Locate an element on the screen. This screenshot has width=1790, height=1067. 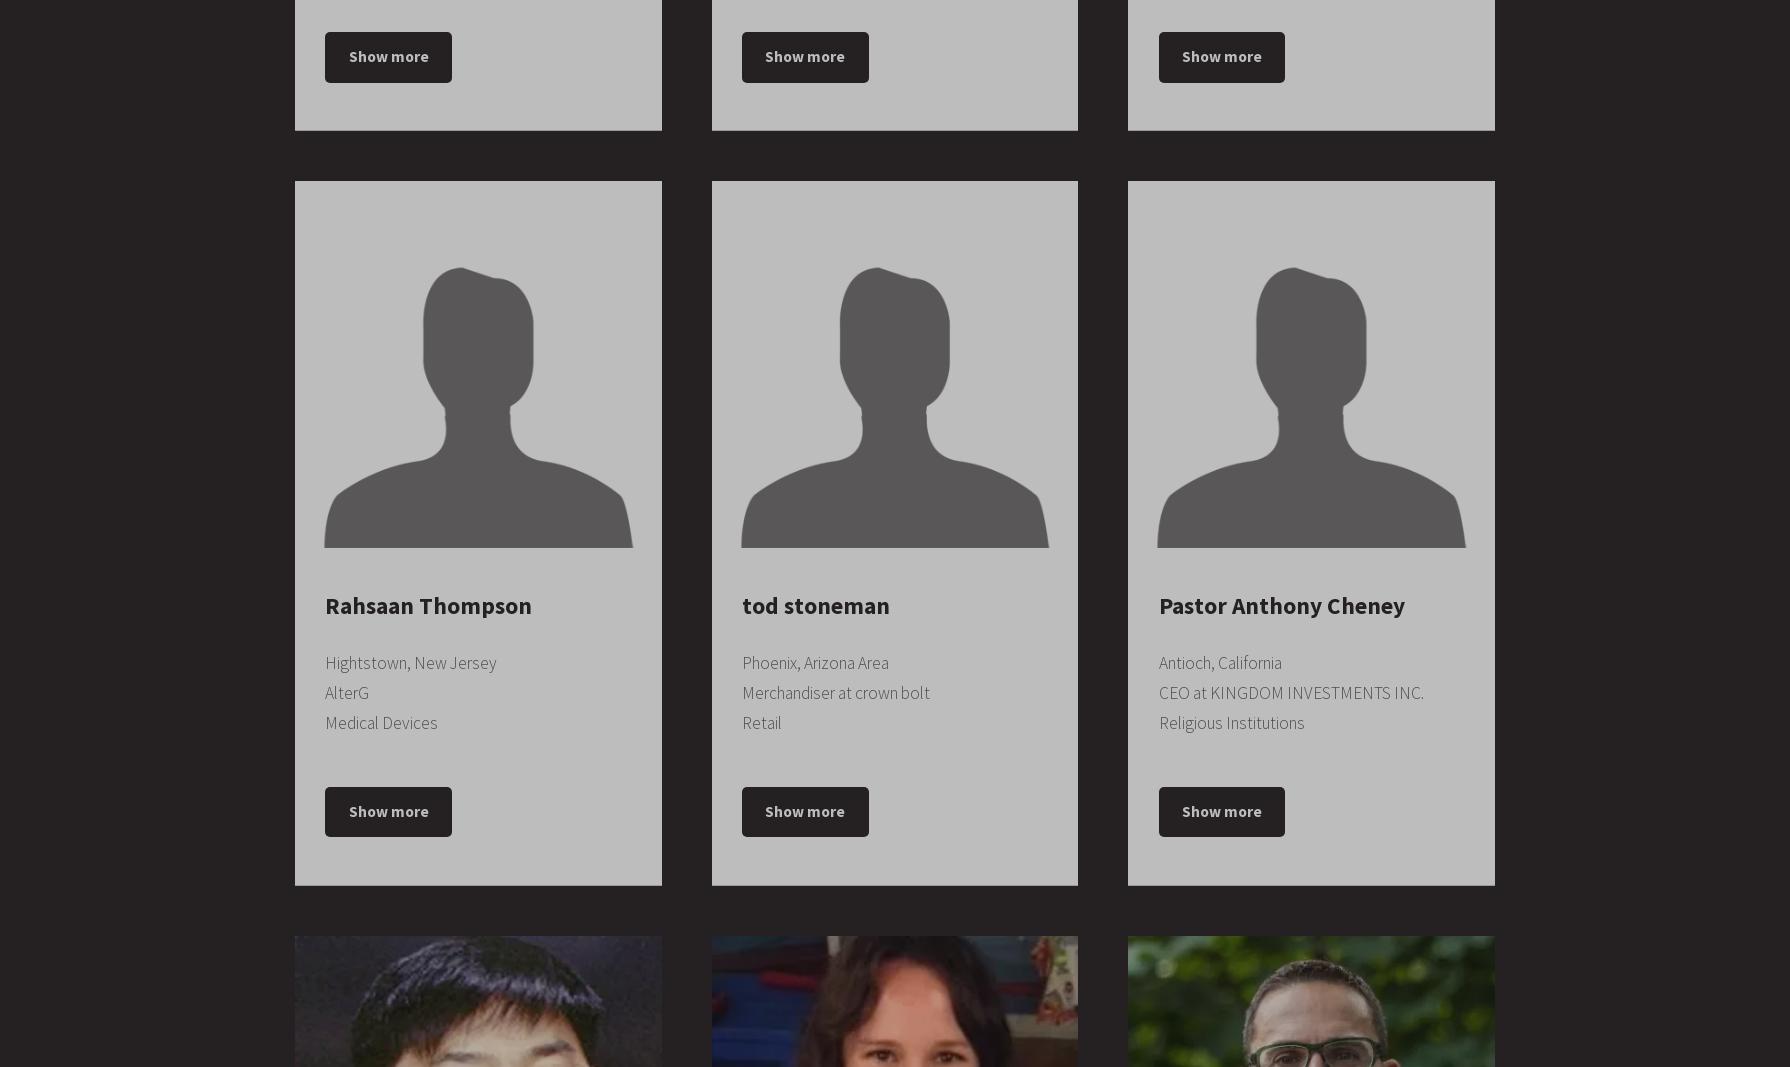
'March 2005 – July 2006' is located at coordinates (325, 800).